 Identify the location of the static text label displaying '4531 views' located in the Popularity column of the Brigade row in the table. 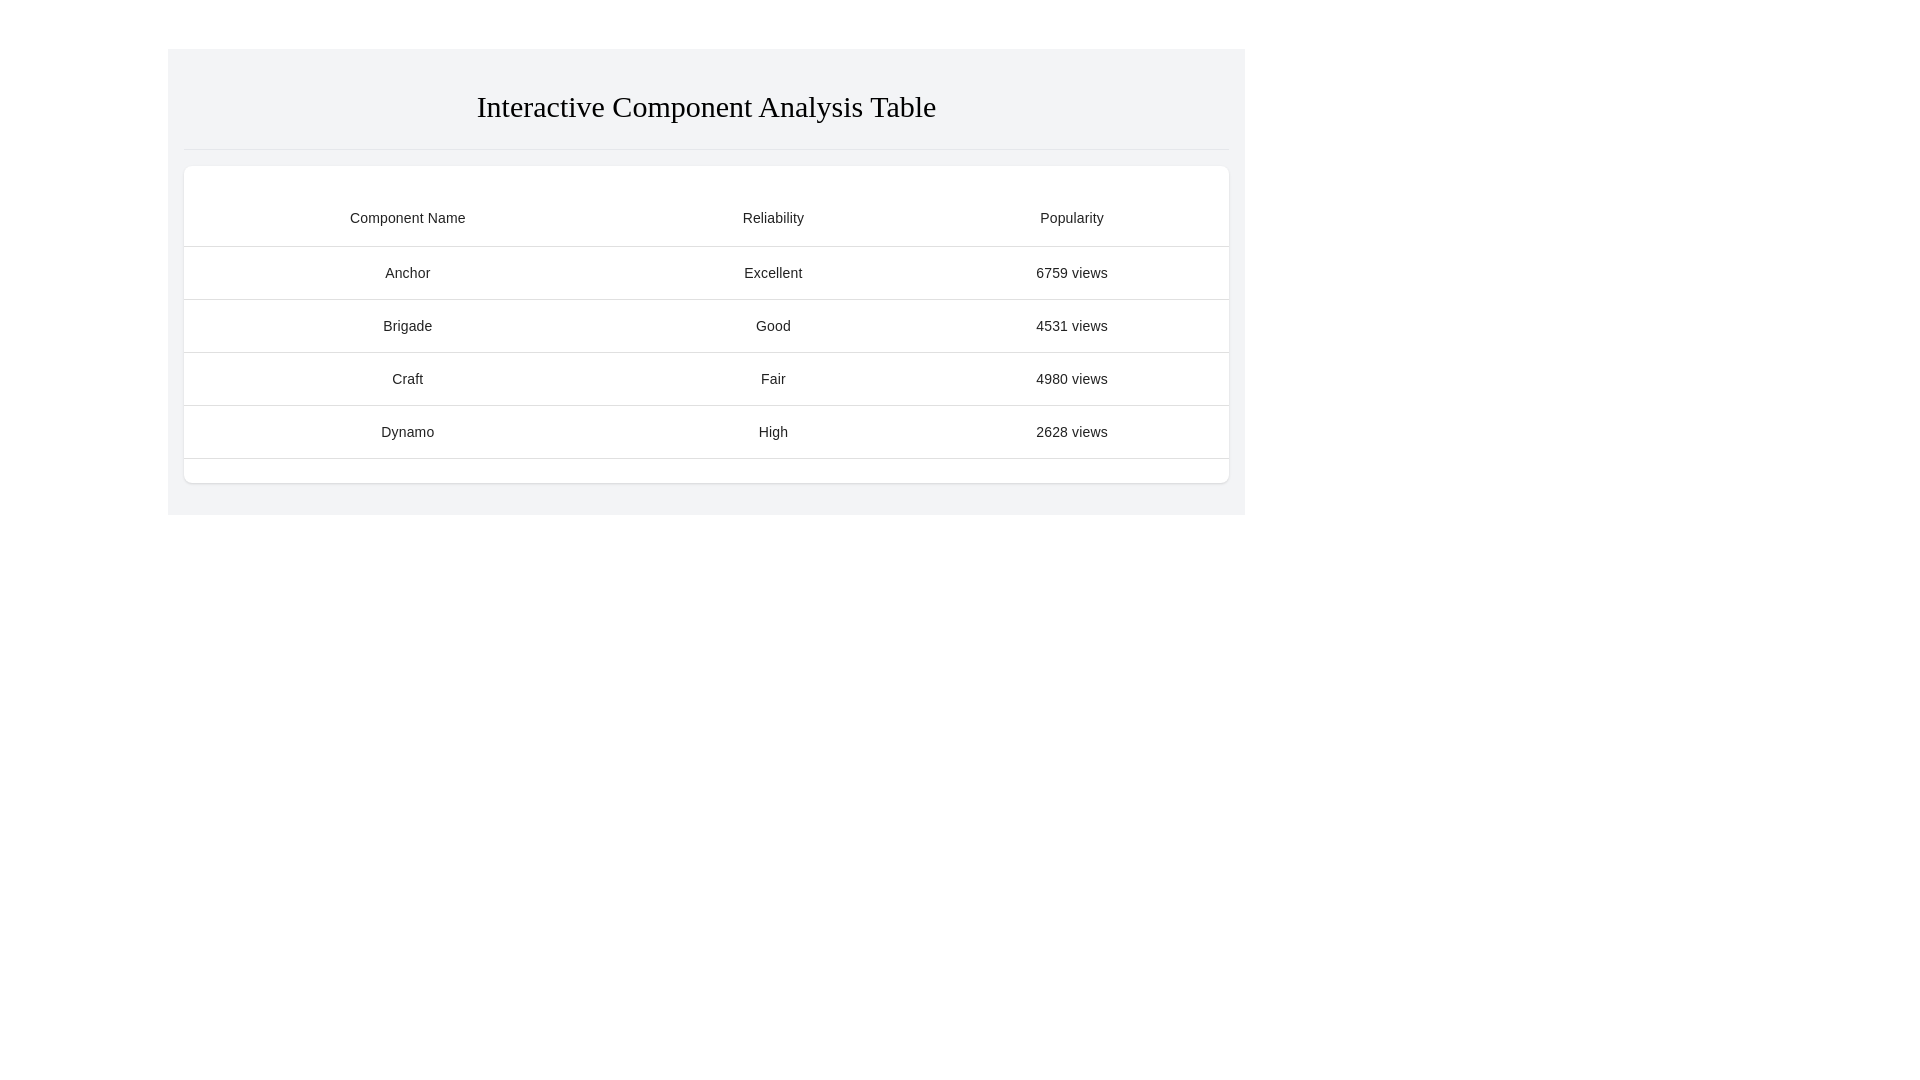
(1071, 325).